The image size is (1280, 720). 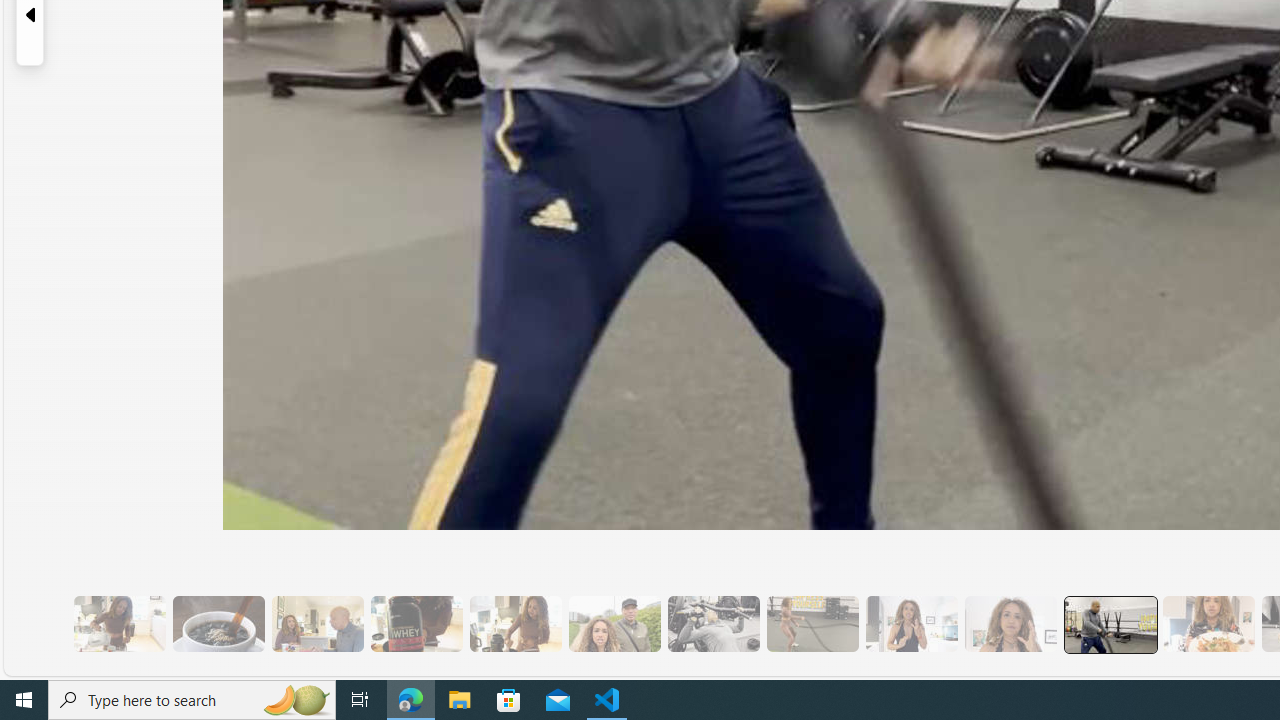 What do you see at coordinates (415, 623) in the screenshot?
I see `'6 Since Eating More Protein Her Training Has Improved'` at bounding box center [415, 623].